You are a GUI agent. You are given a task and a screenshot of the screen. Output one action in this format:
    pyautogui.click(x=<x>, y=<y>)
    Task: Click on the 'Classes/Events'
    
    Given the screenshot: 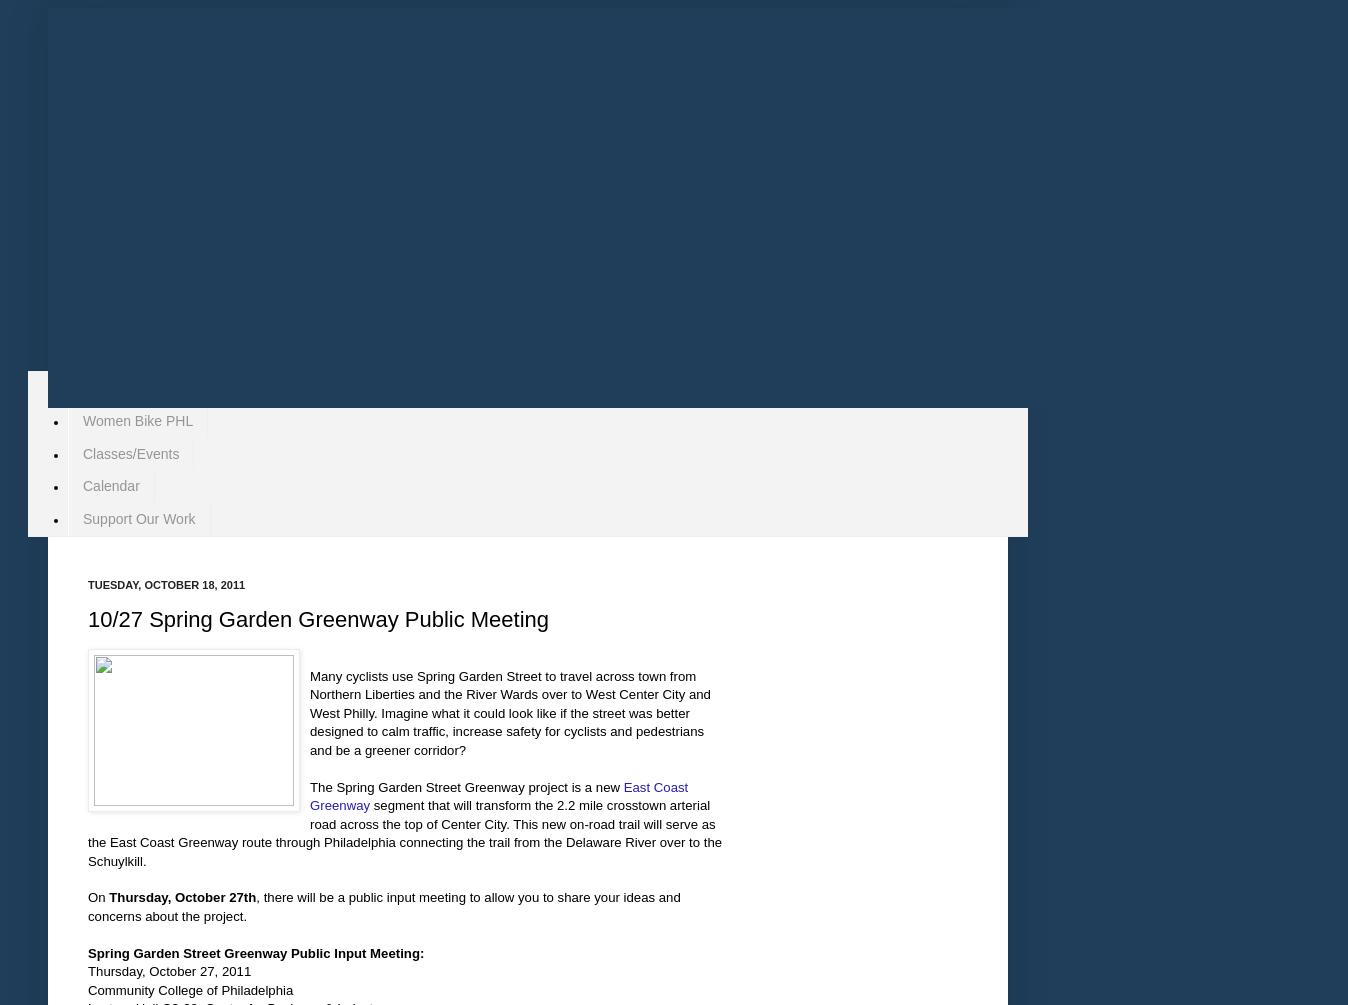 What is the action you would take?
    pyautogui.click(x=82, y=452)
    